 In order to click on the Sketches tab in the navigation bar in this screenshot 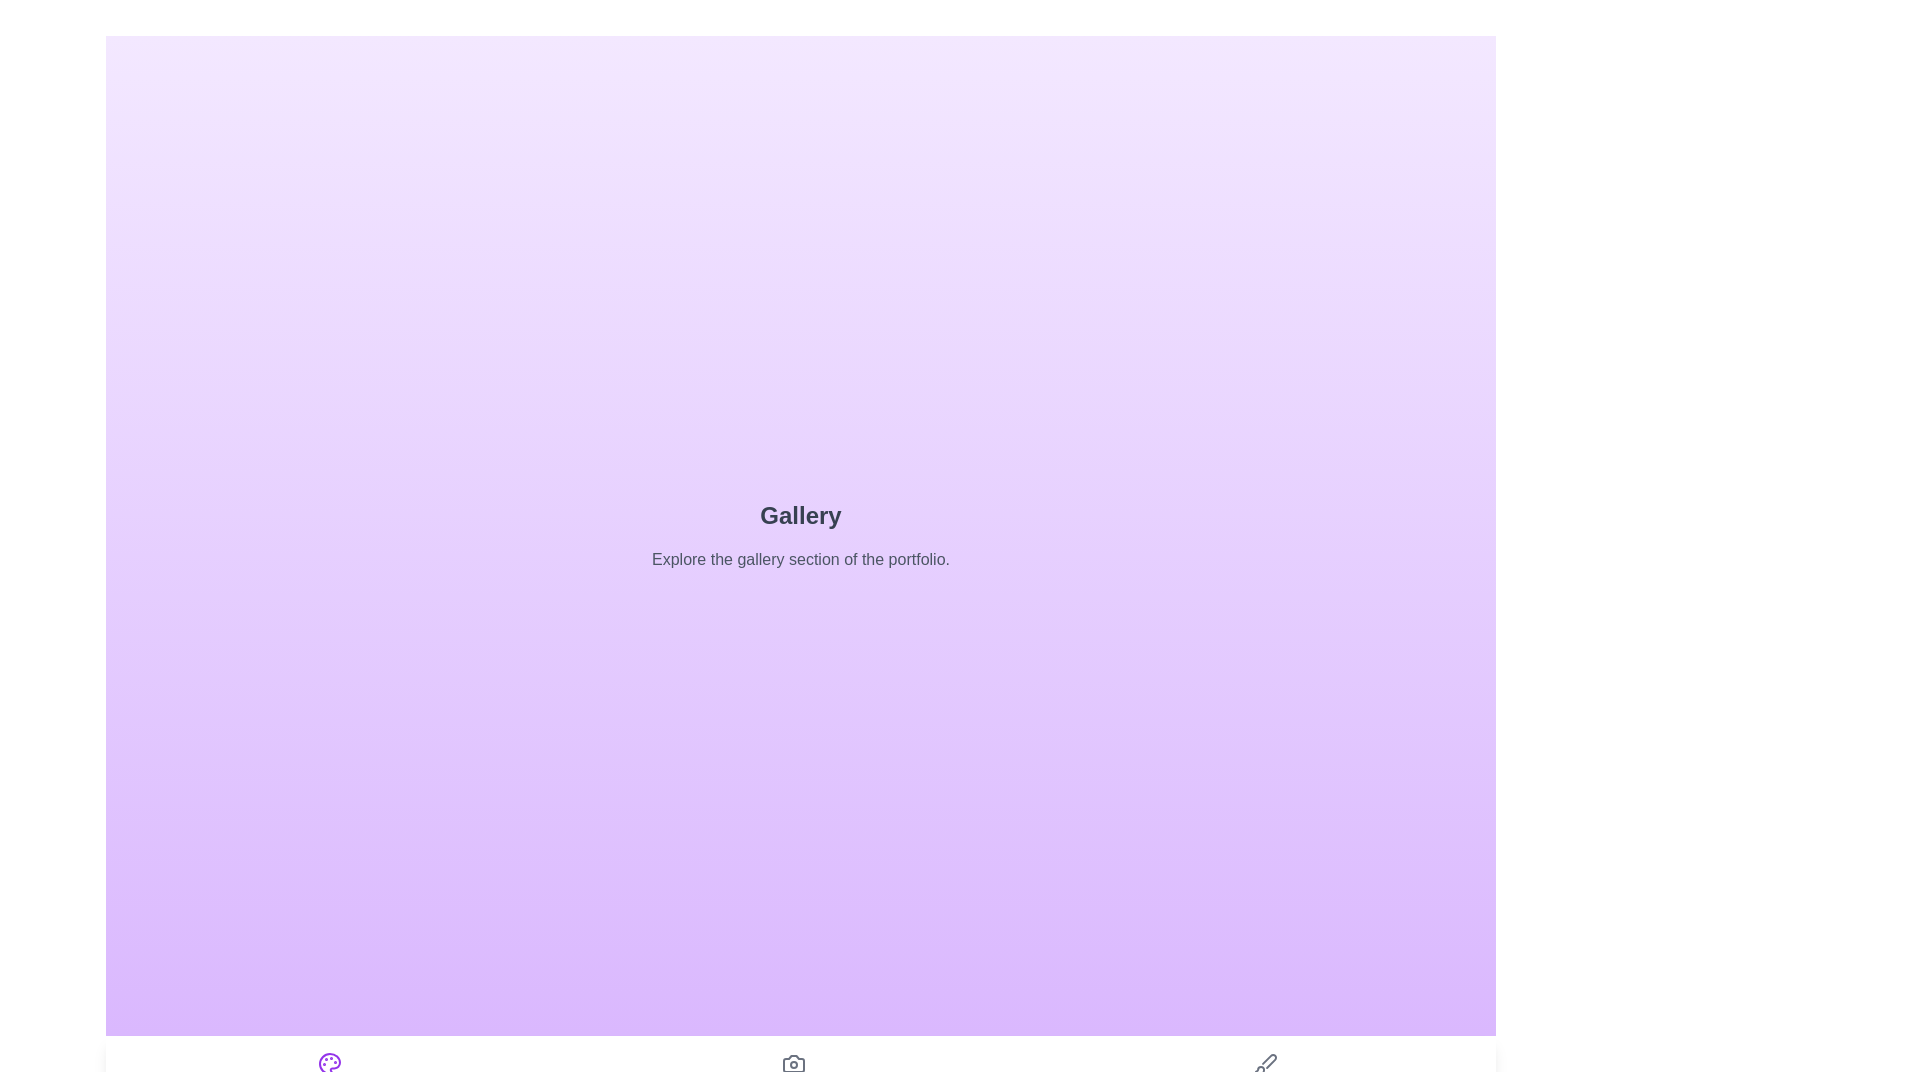, I will do `click(1264, 1075)`.